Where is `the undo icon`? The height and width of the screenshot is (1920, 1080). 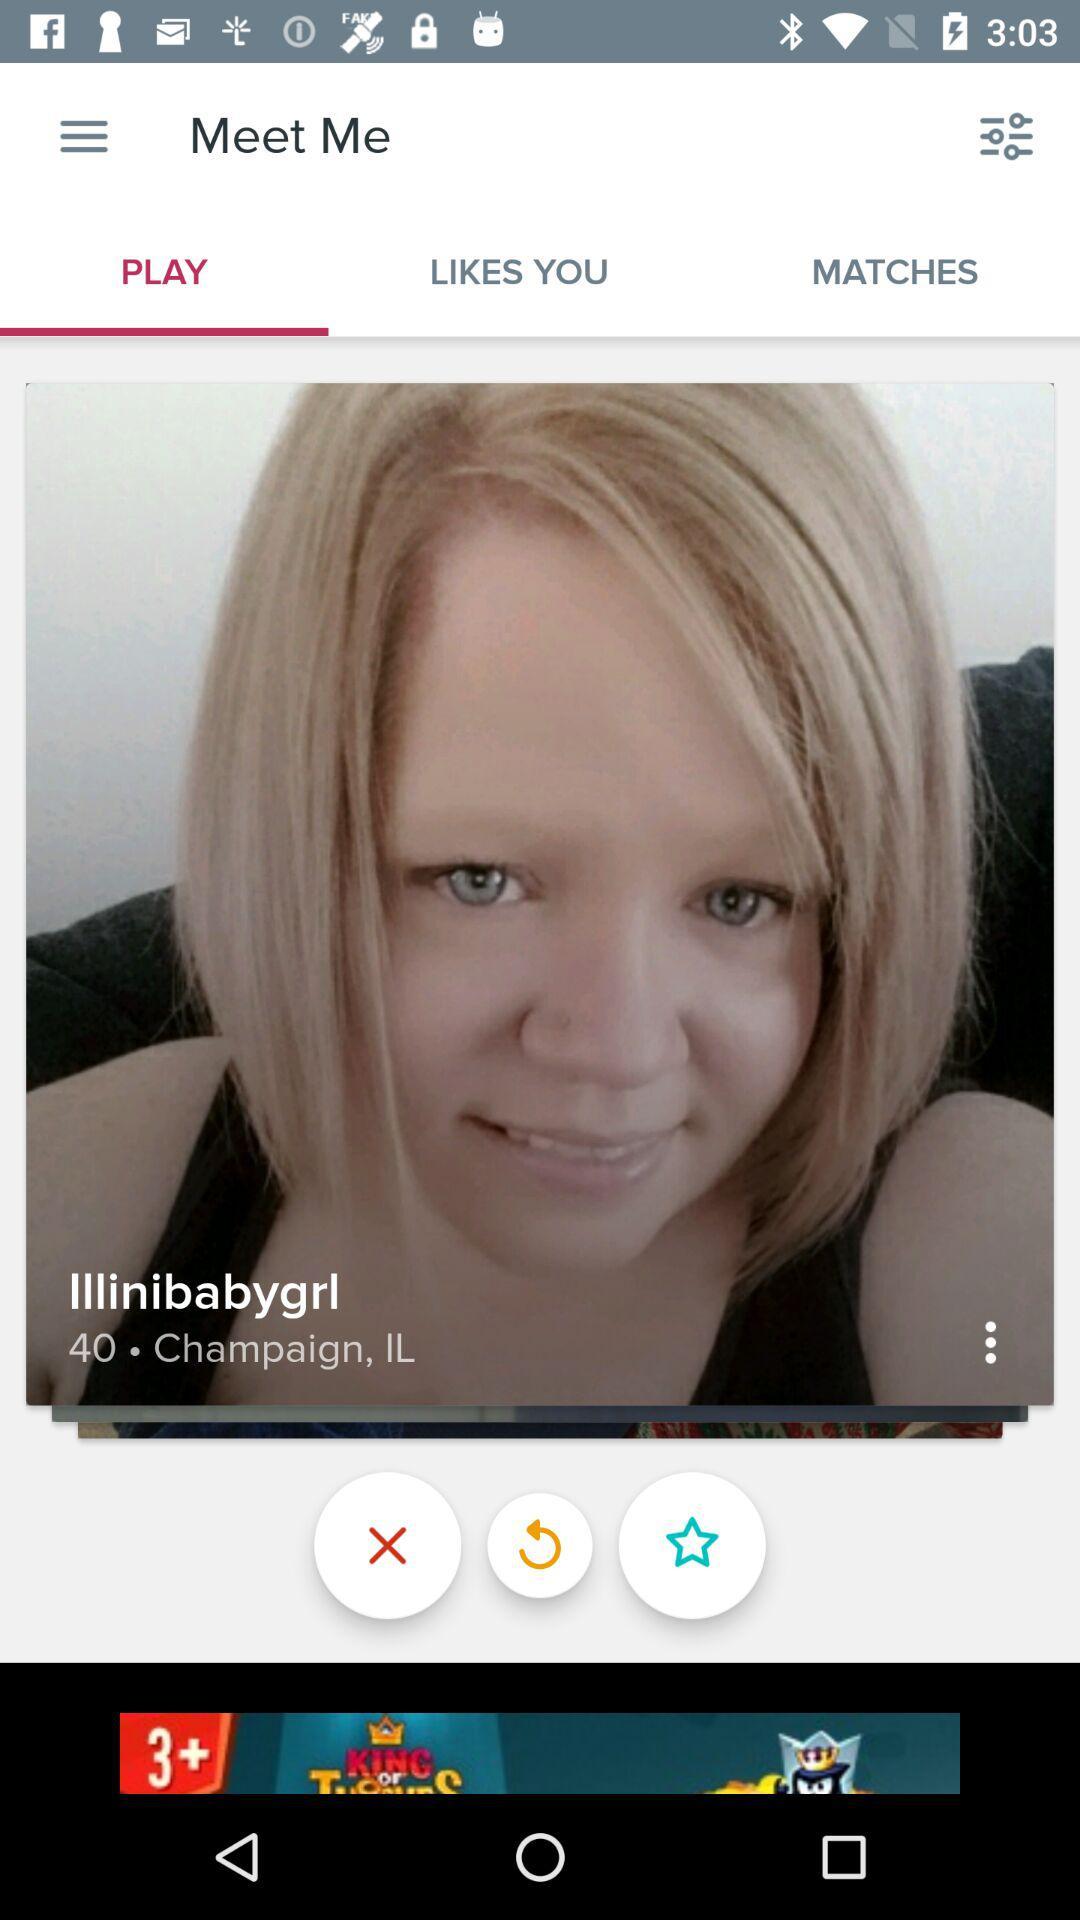 the undo icon is located at coordinates (540, 1544).